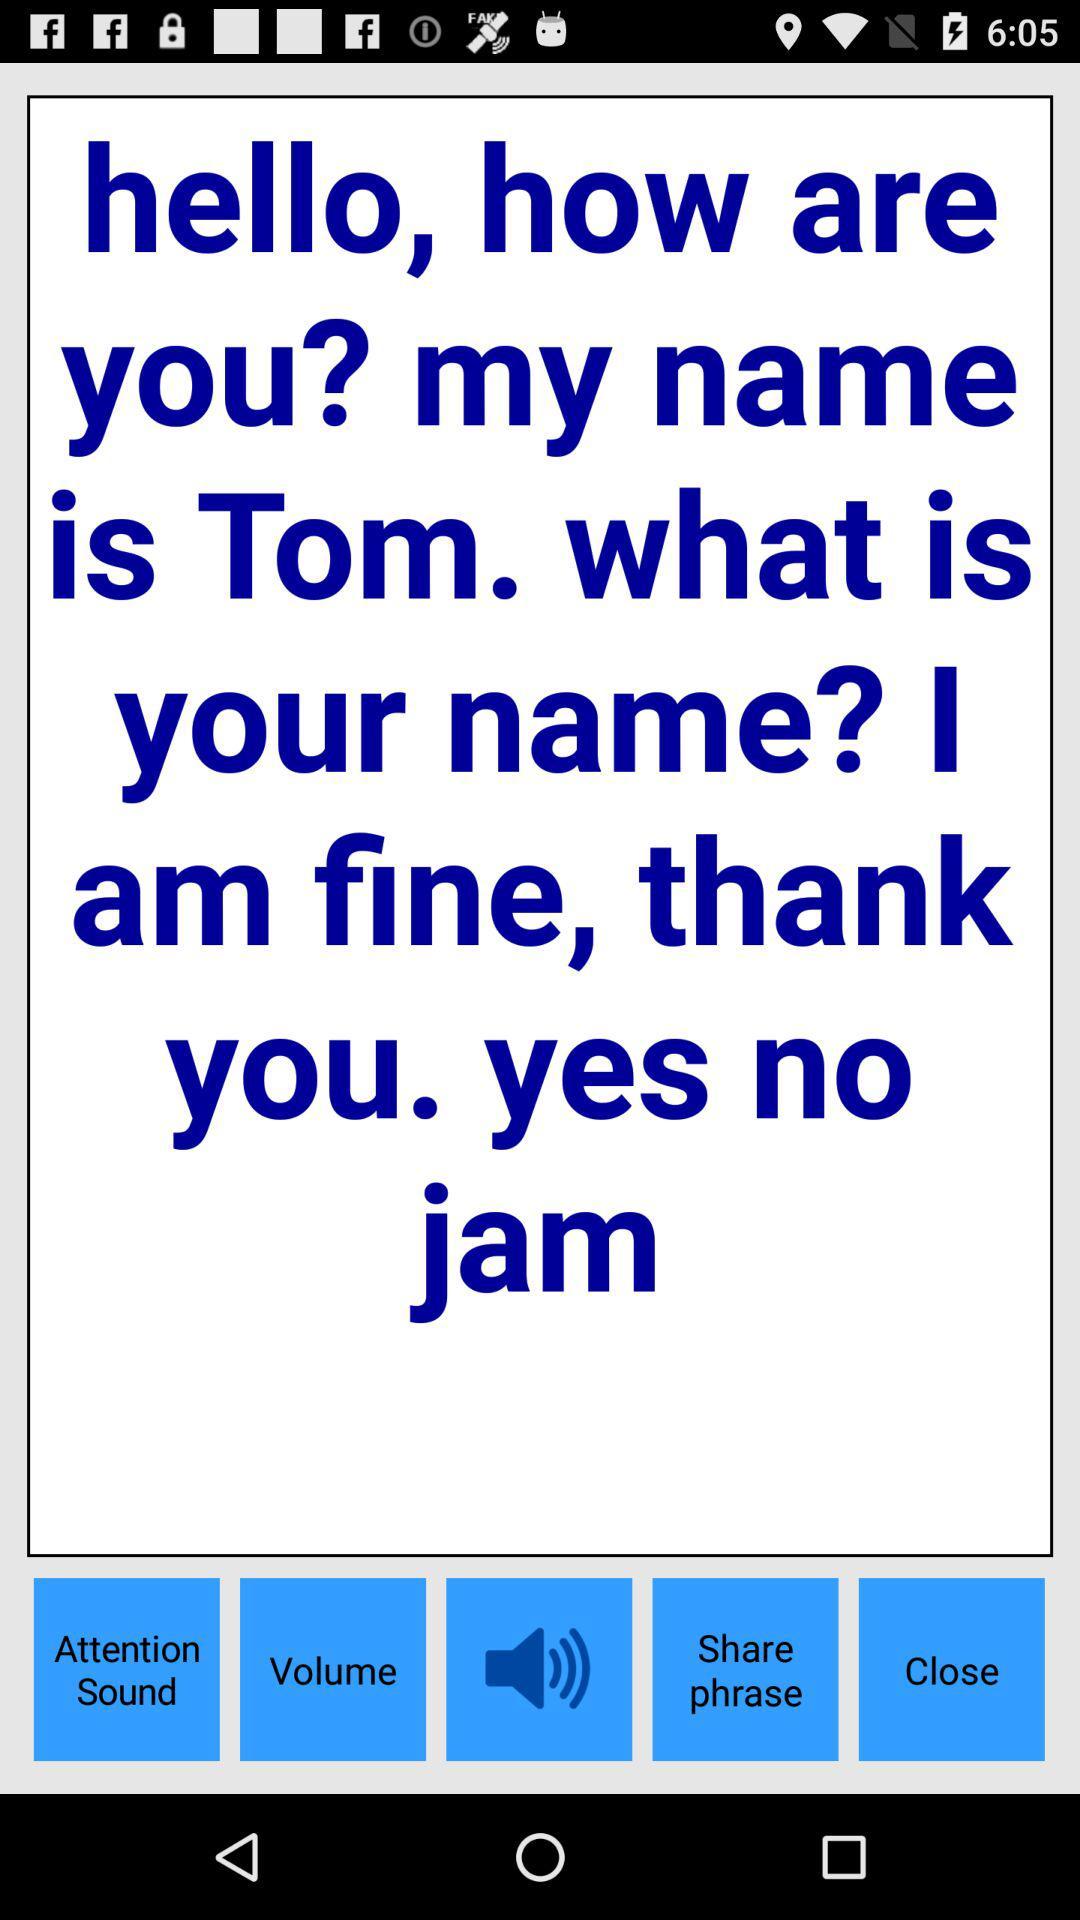  Describe the element at coordinates (126, 1669) in the screenshot. I see `item next to the volume icon` at that location.